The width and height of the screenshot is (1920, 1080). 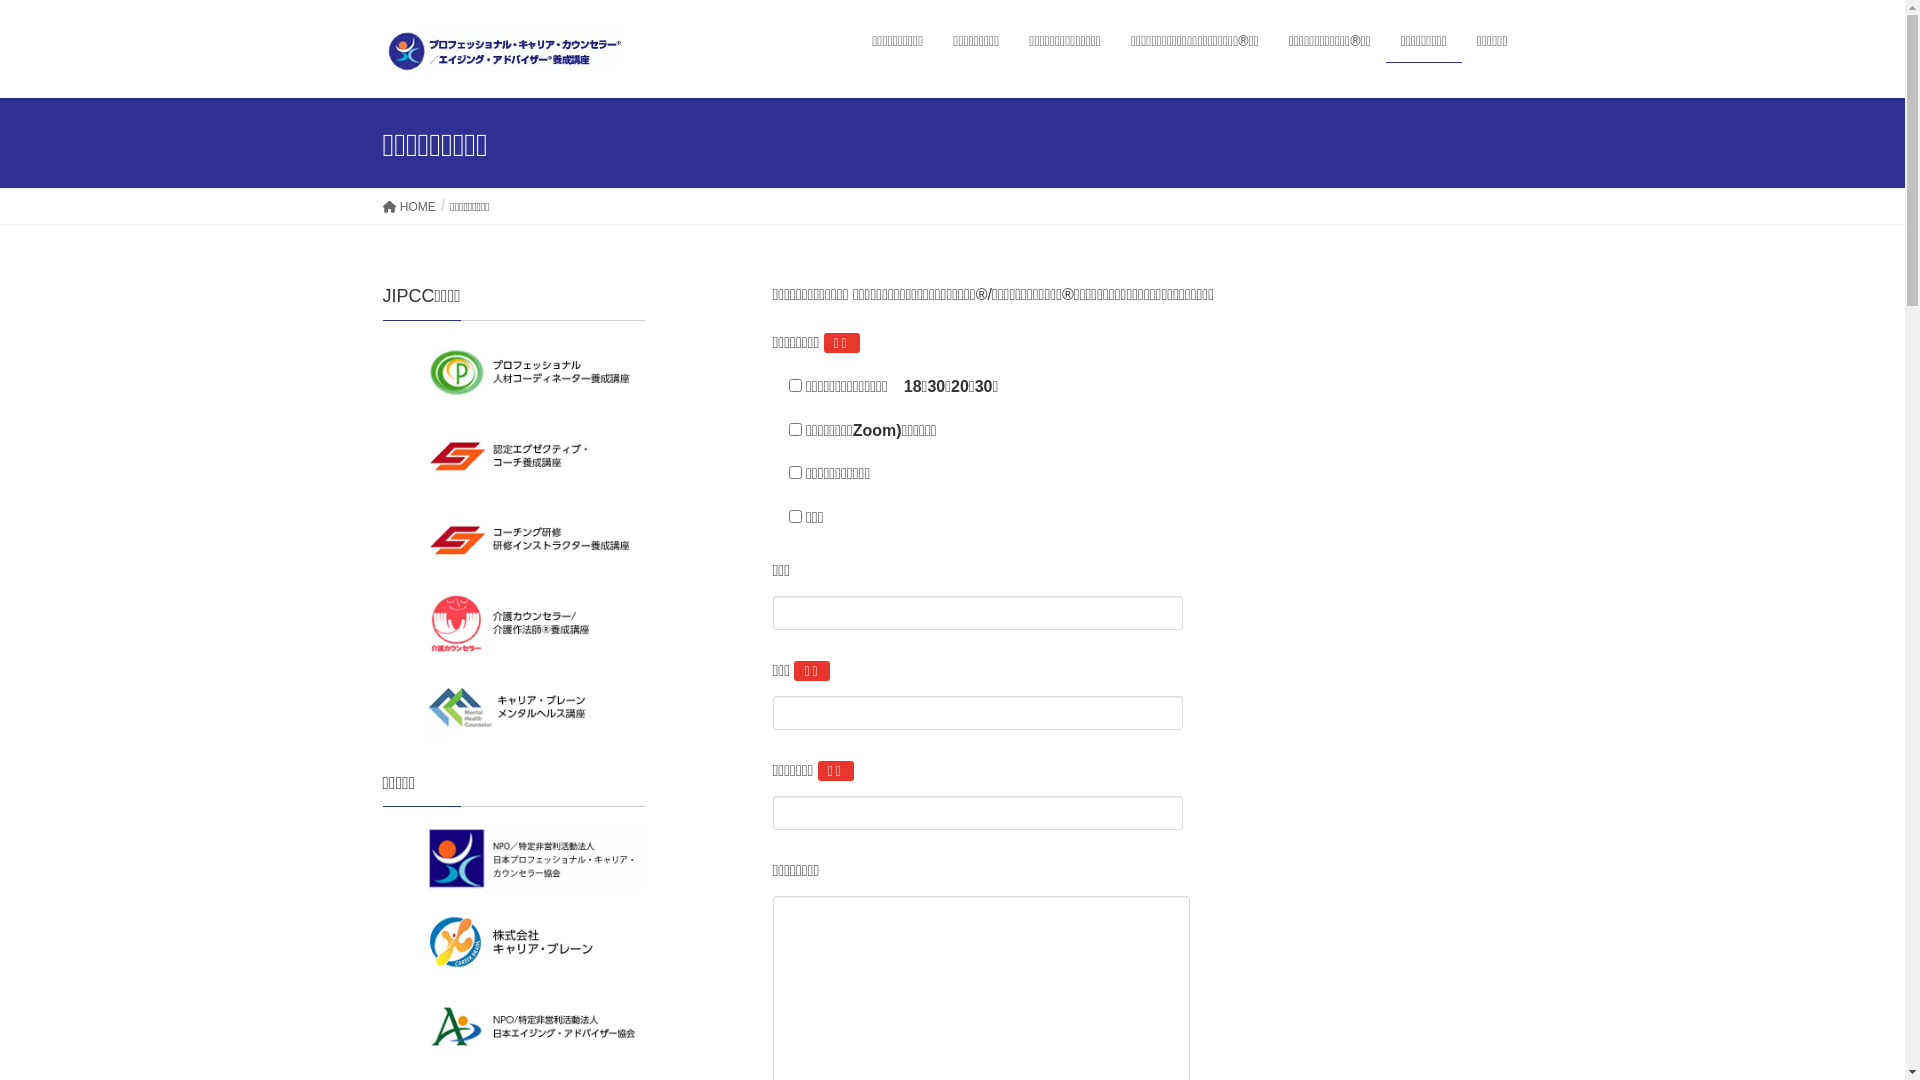 What do you see at coordinates (407, 206) in the screenshot?
I see `'HOME'` at bounding box center [407, 206].